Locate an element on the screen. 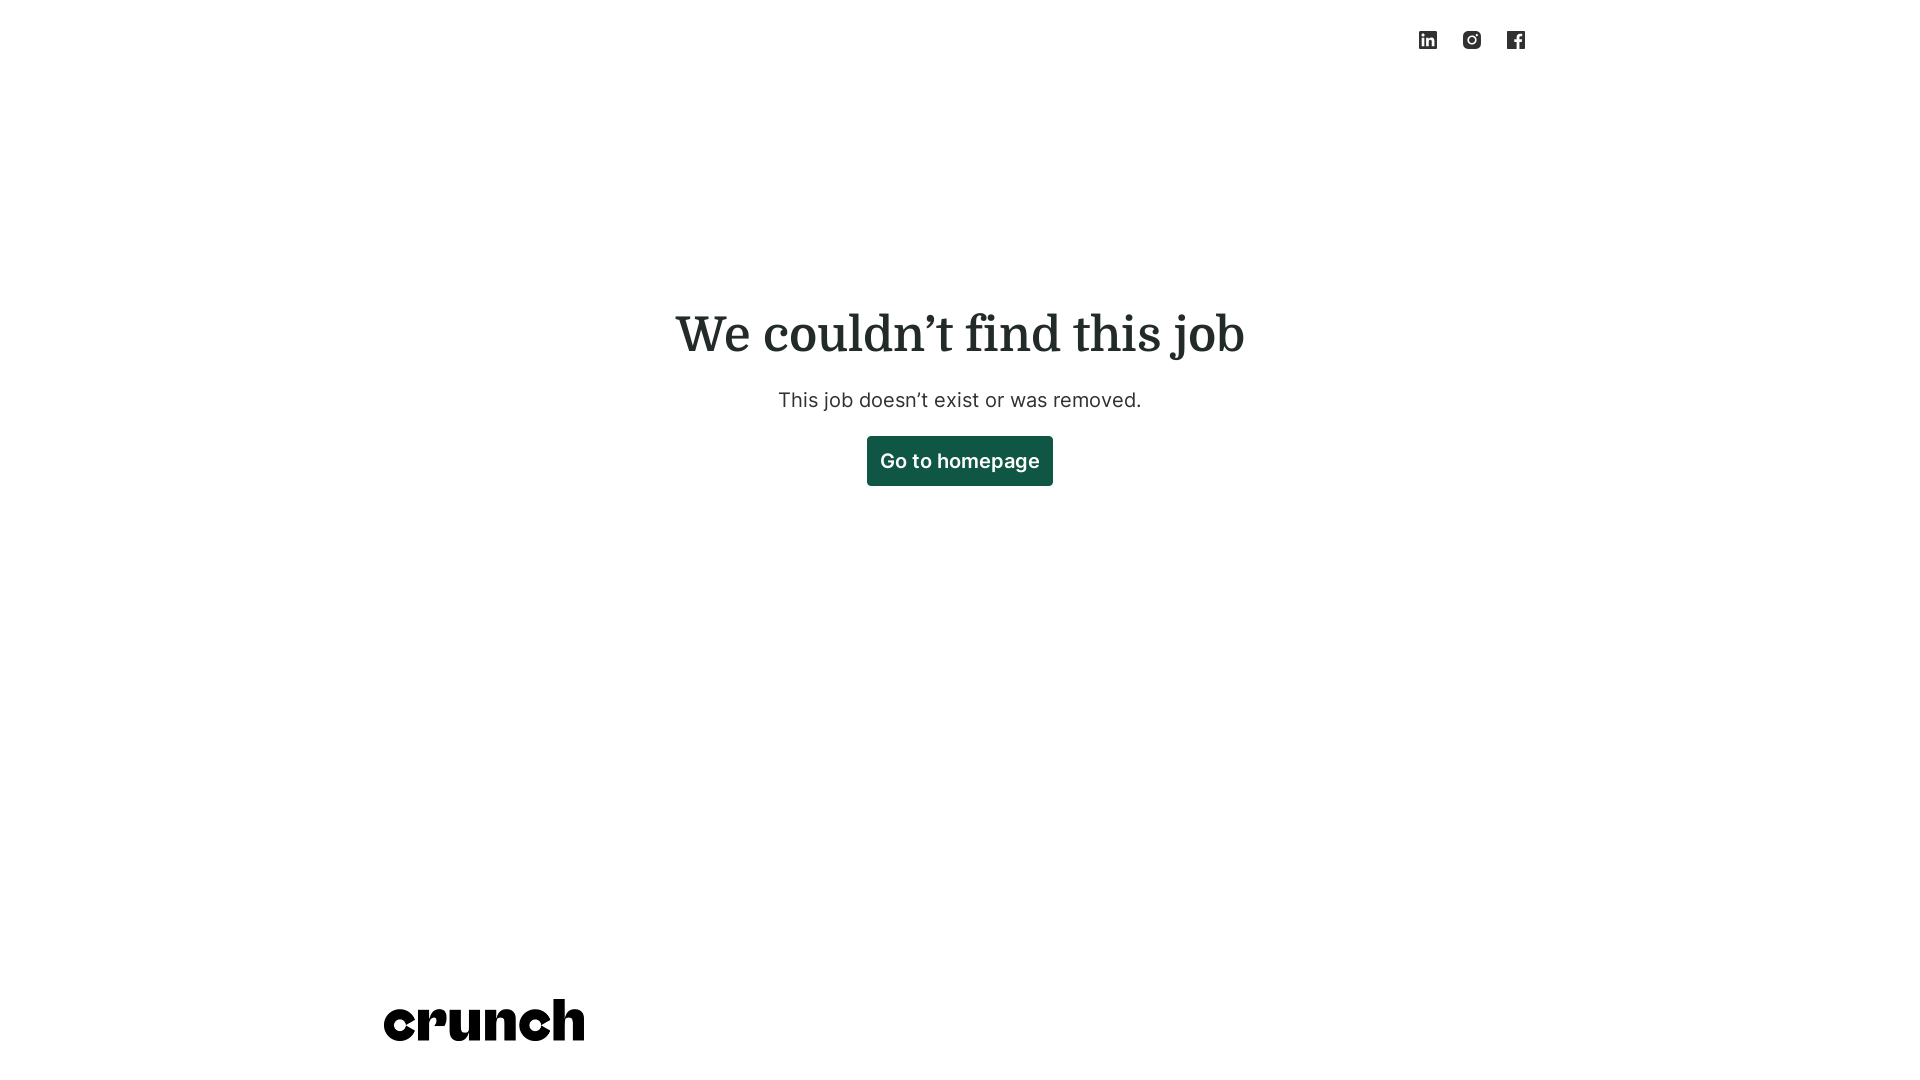 The height and width of the screenshot is (1080, 1920). 'instagram' is located at coordinates (1472, 39).